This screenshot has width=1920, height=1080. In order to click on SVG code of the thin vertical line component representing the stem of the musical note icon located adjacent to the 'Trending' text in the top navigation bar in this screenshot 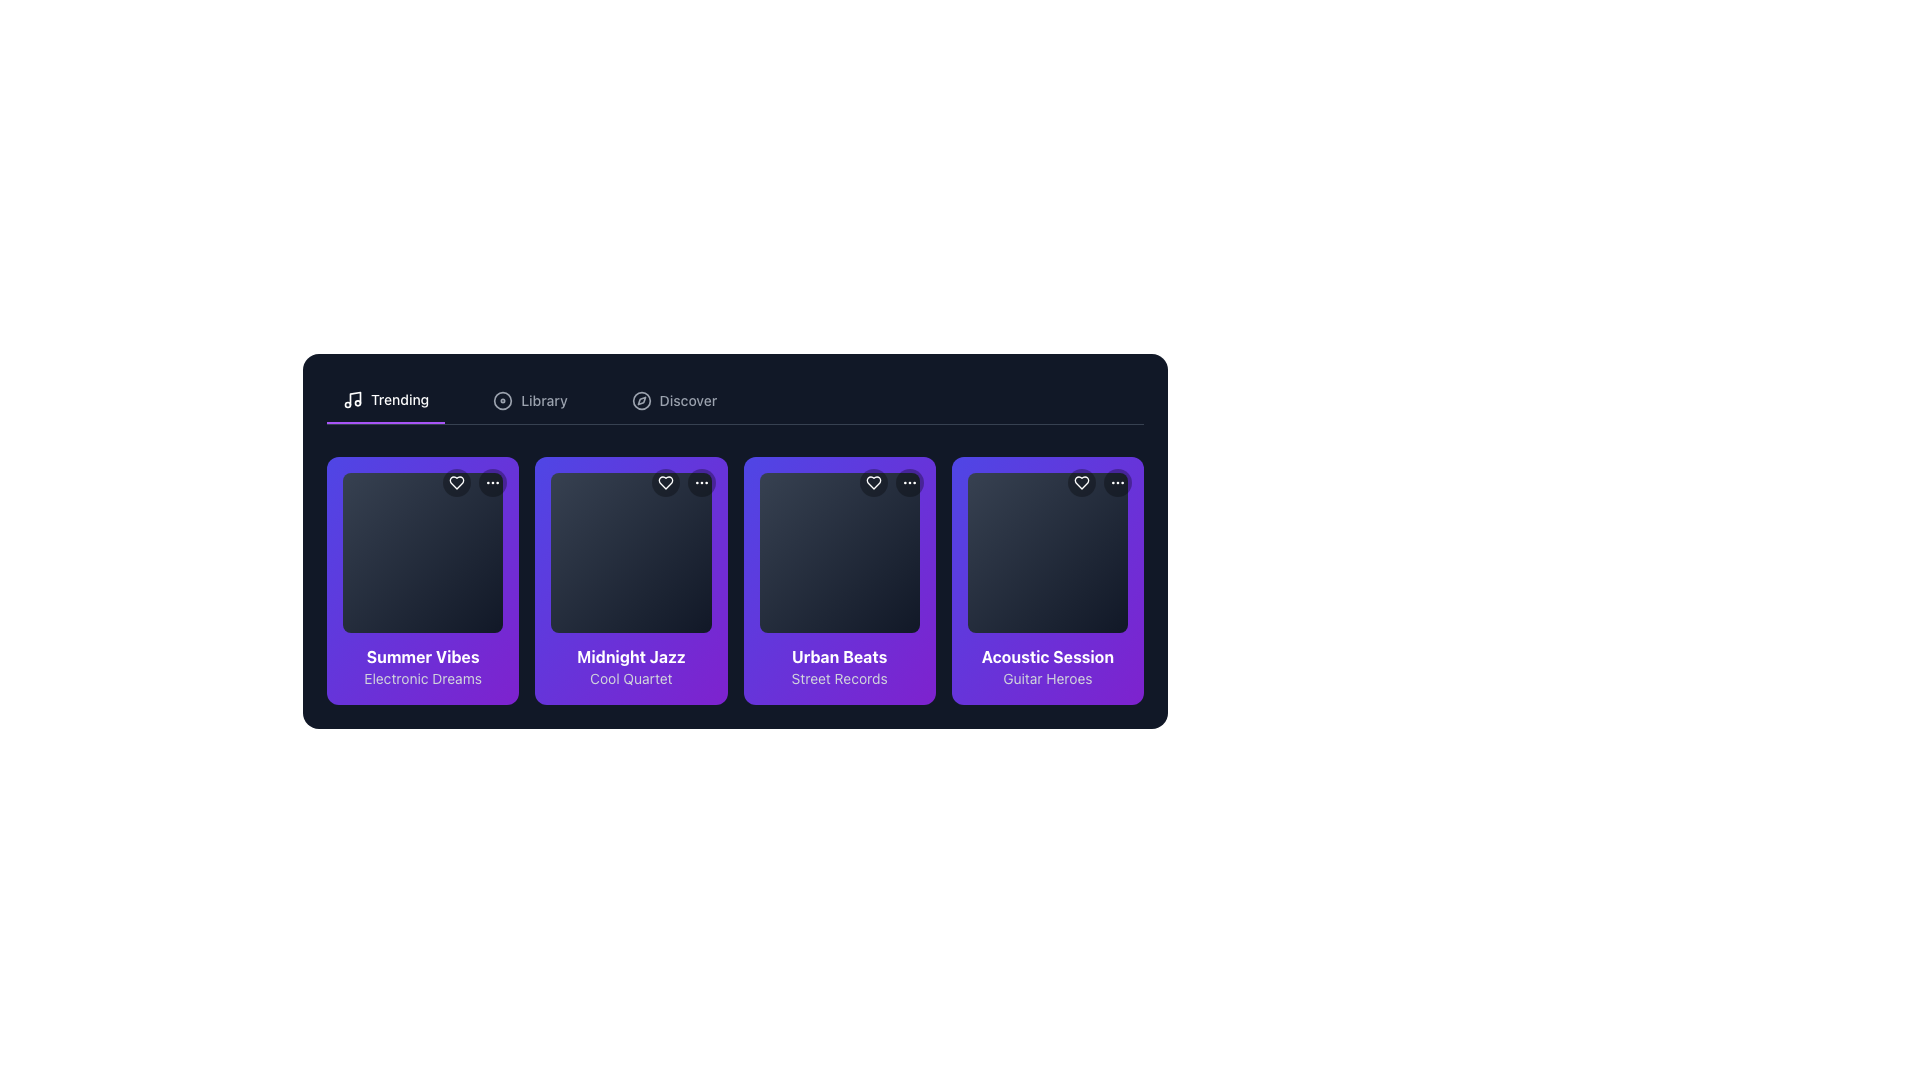, I will do `click(355, 398)`.